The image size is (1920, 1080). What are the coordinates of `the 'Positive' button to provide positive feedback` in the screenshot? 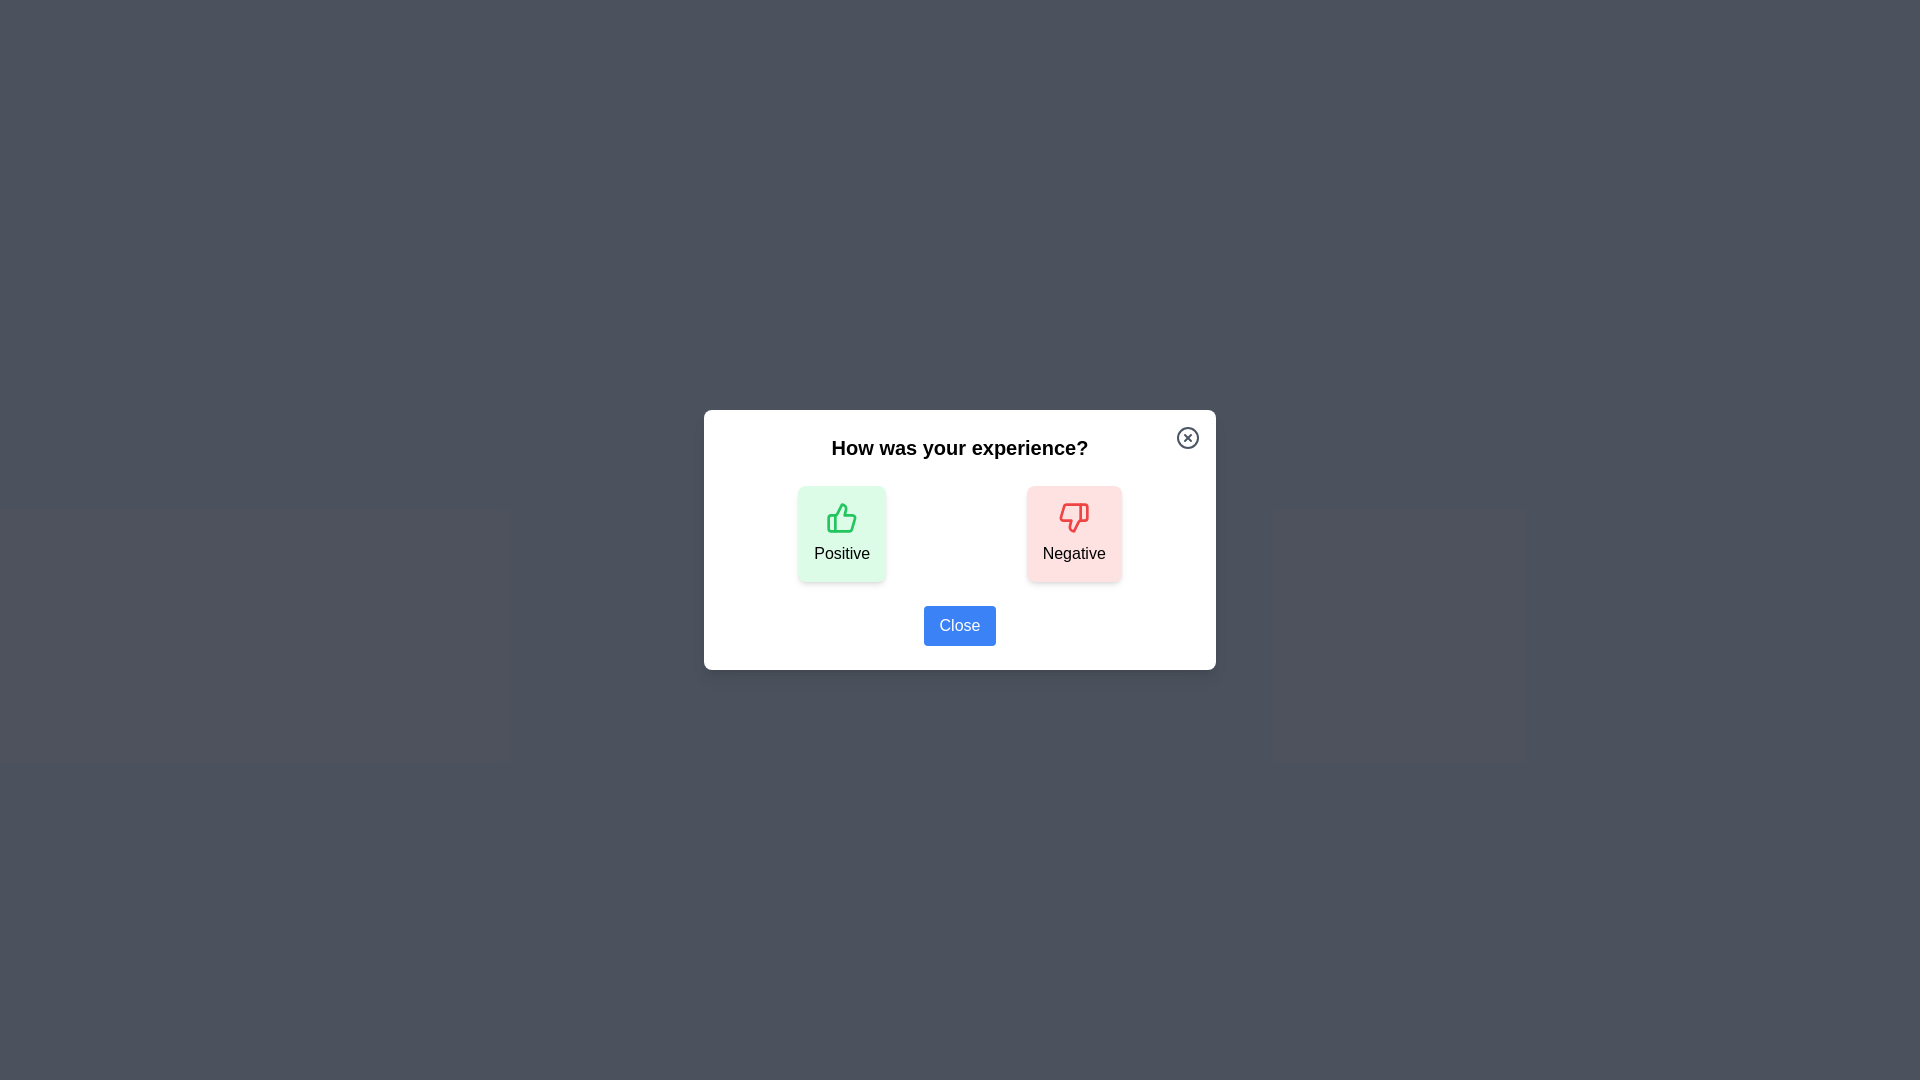 It's located at (841, 532).